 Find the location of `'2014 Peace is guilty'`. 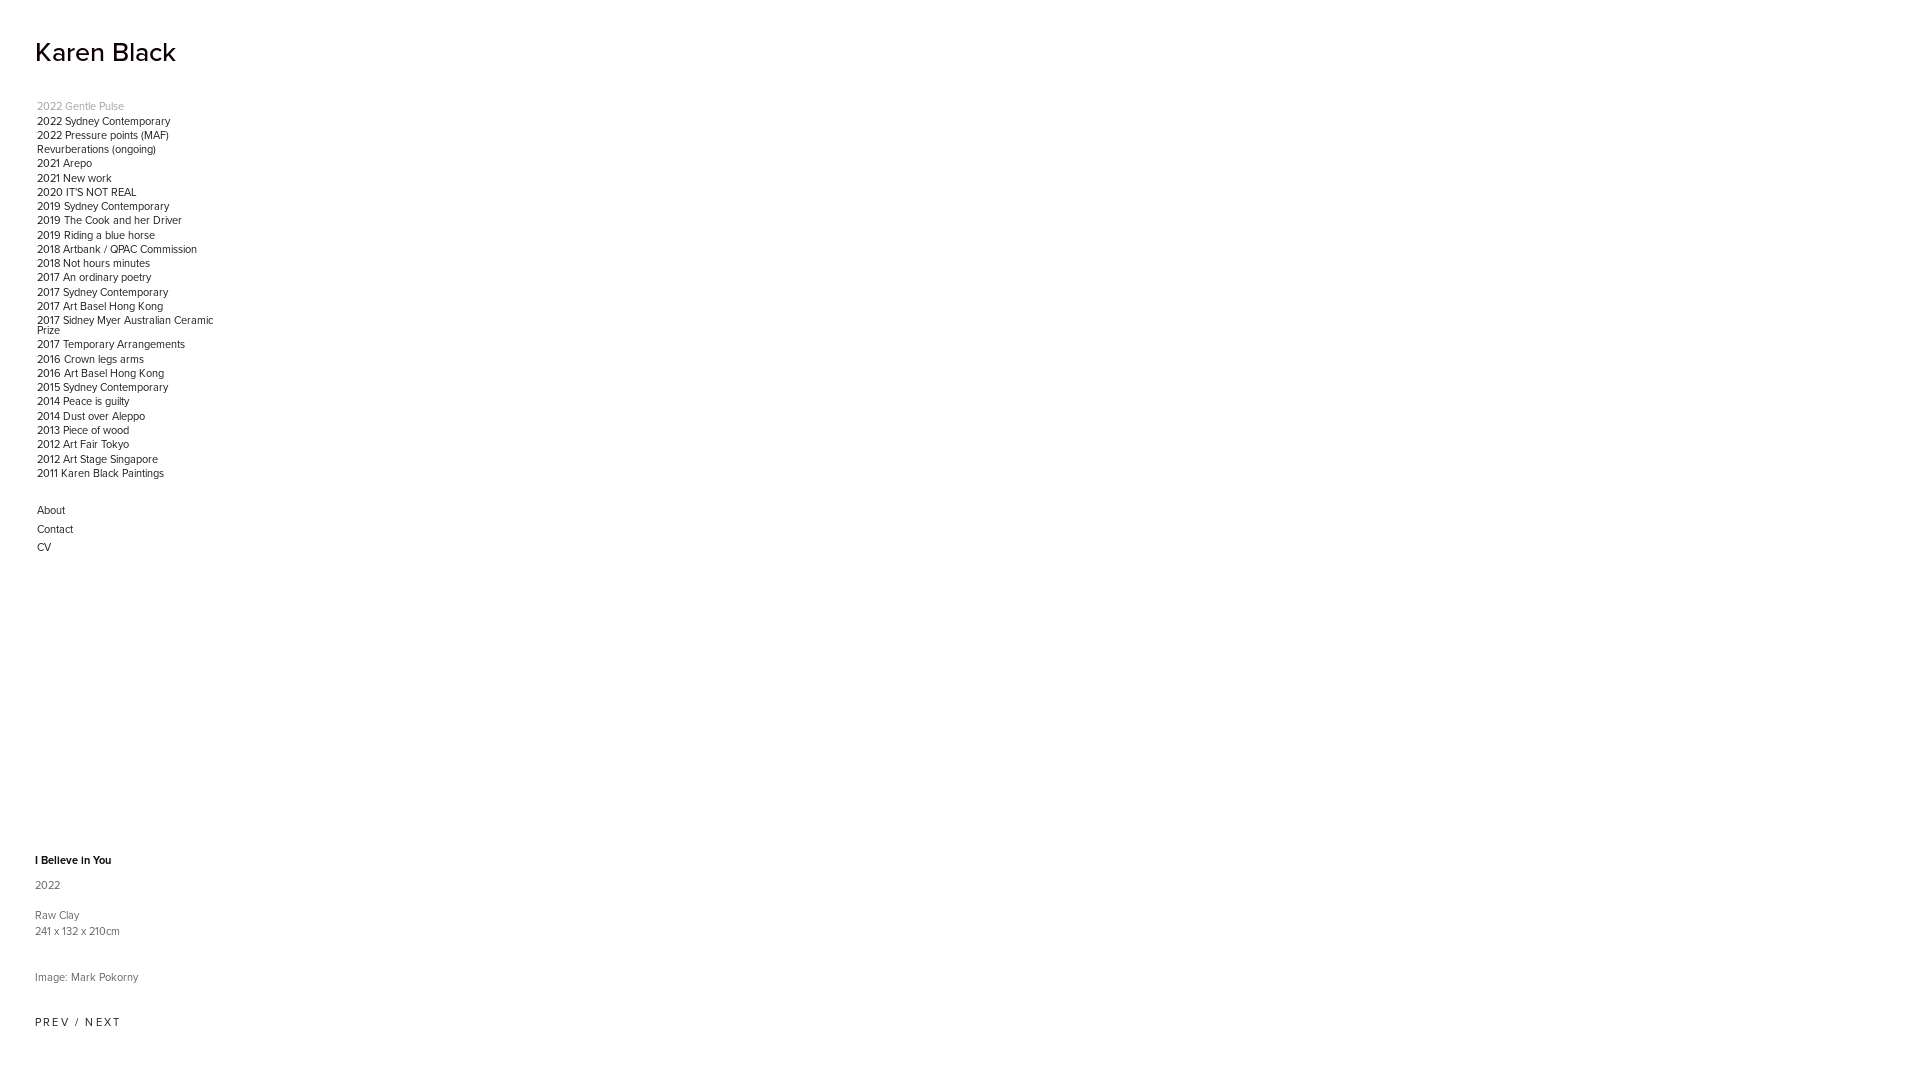

'2014 Peace is guilty' is located at coordinates (128, 401).